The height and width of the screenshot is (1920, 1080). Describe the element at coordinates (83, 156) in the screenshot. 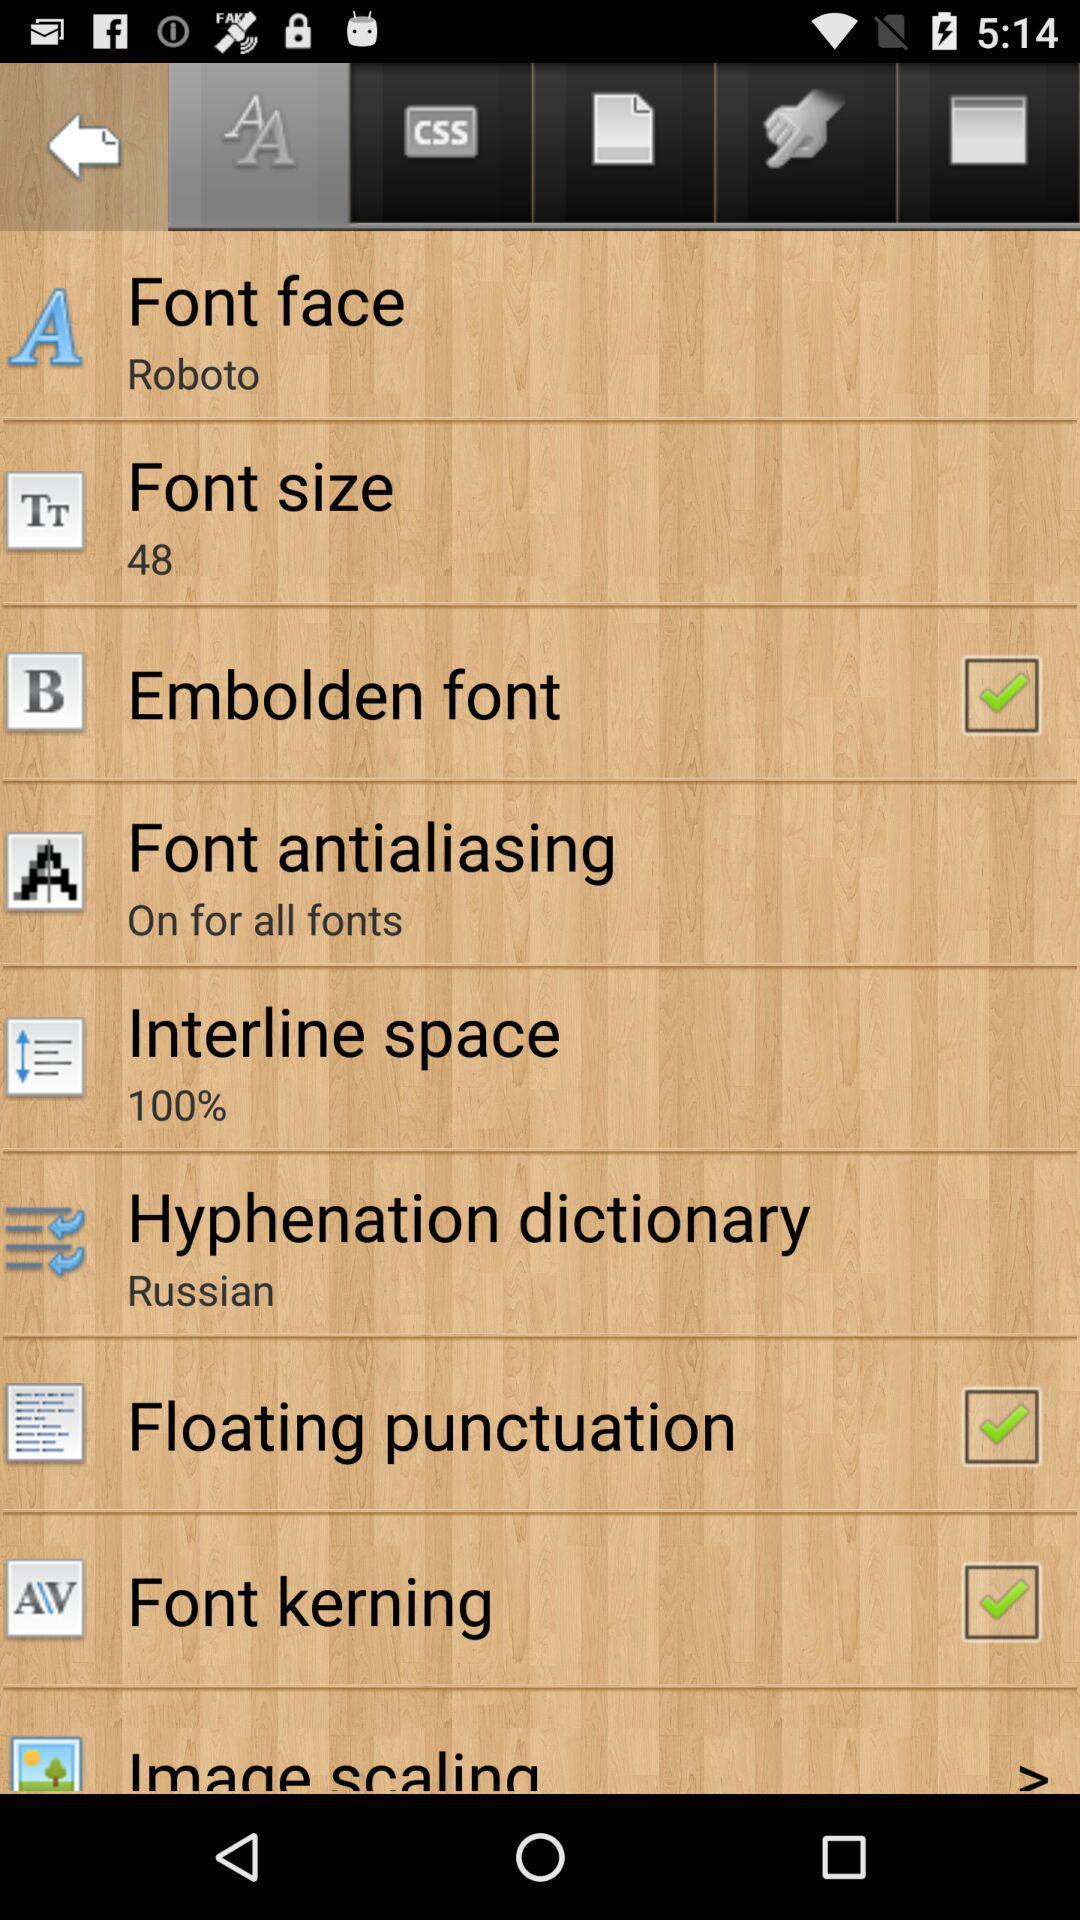

I see `the arrow_backward icon` at that location.